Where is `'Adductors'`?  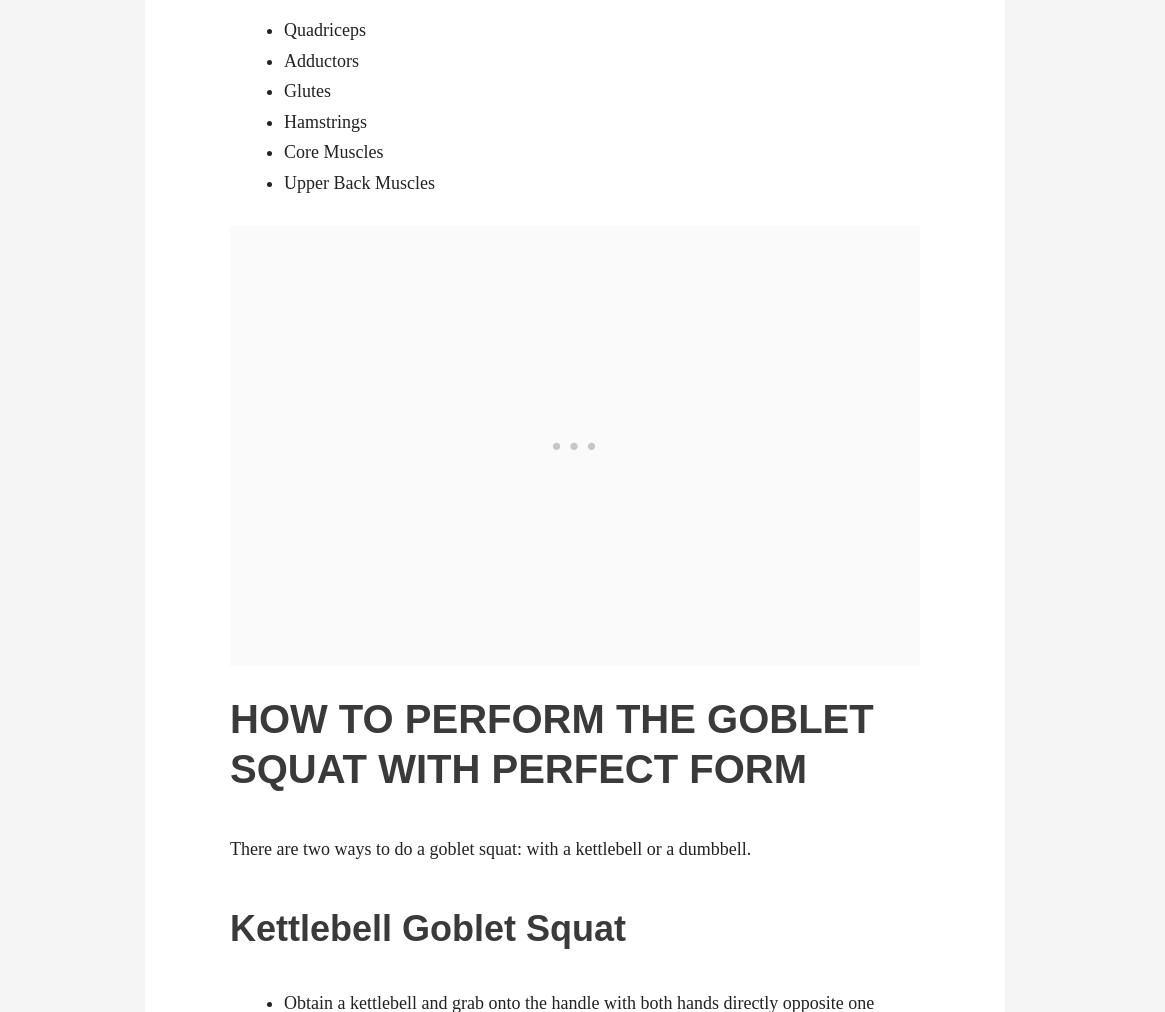
'Adductors' is located at coordinates (321, 59).